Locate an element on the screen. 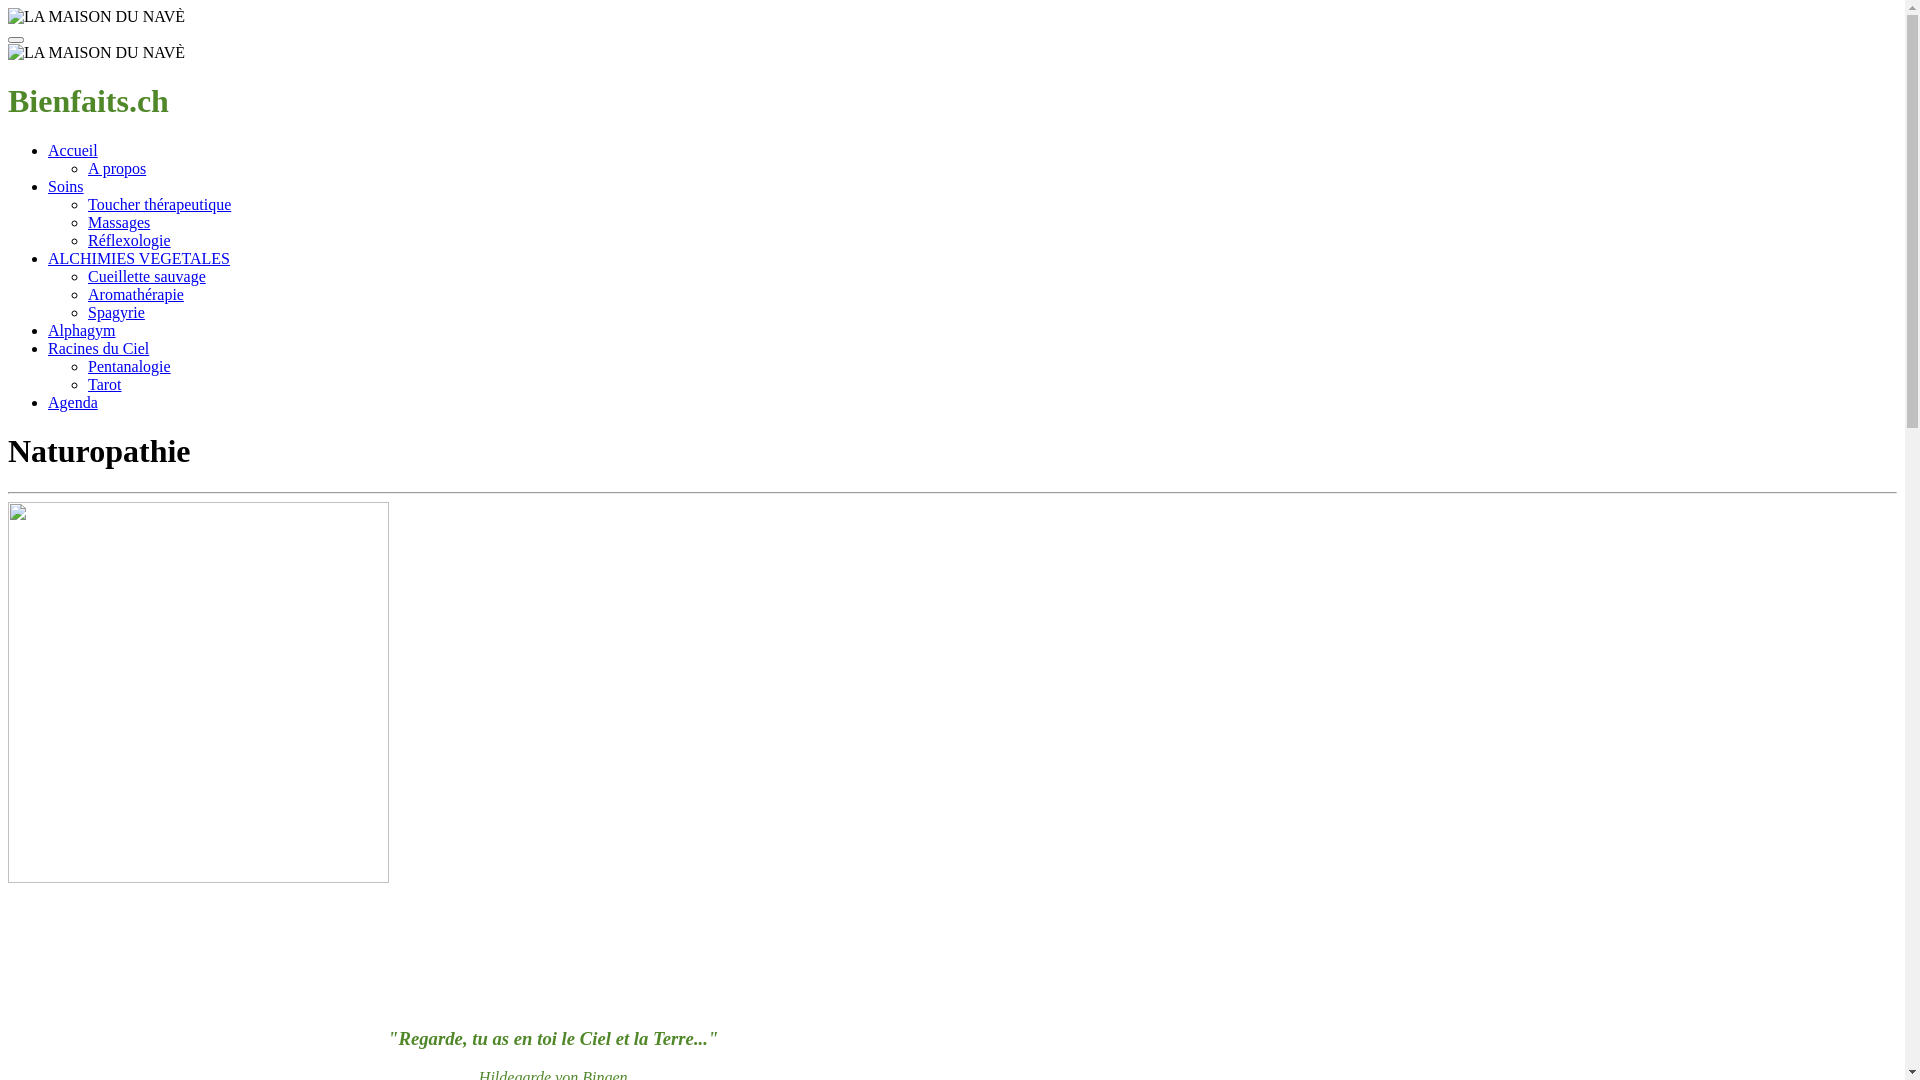 The image size is (1920, 1080). 'Agenda' is located at coordinates (72, 402).